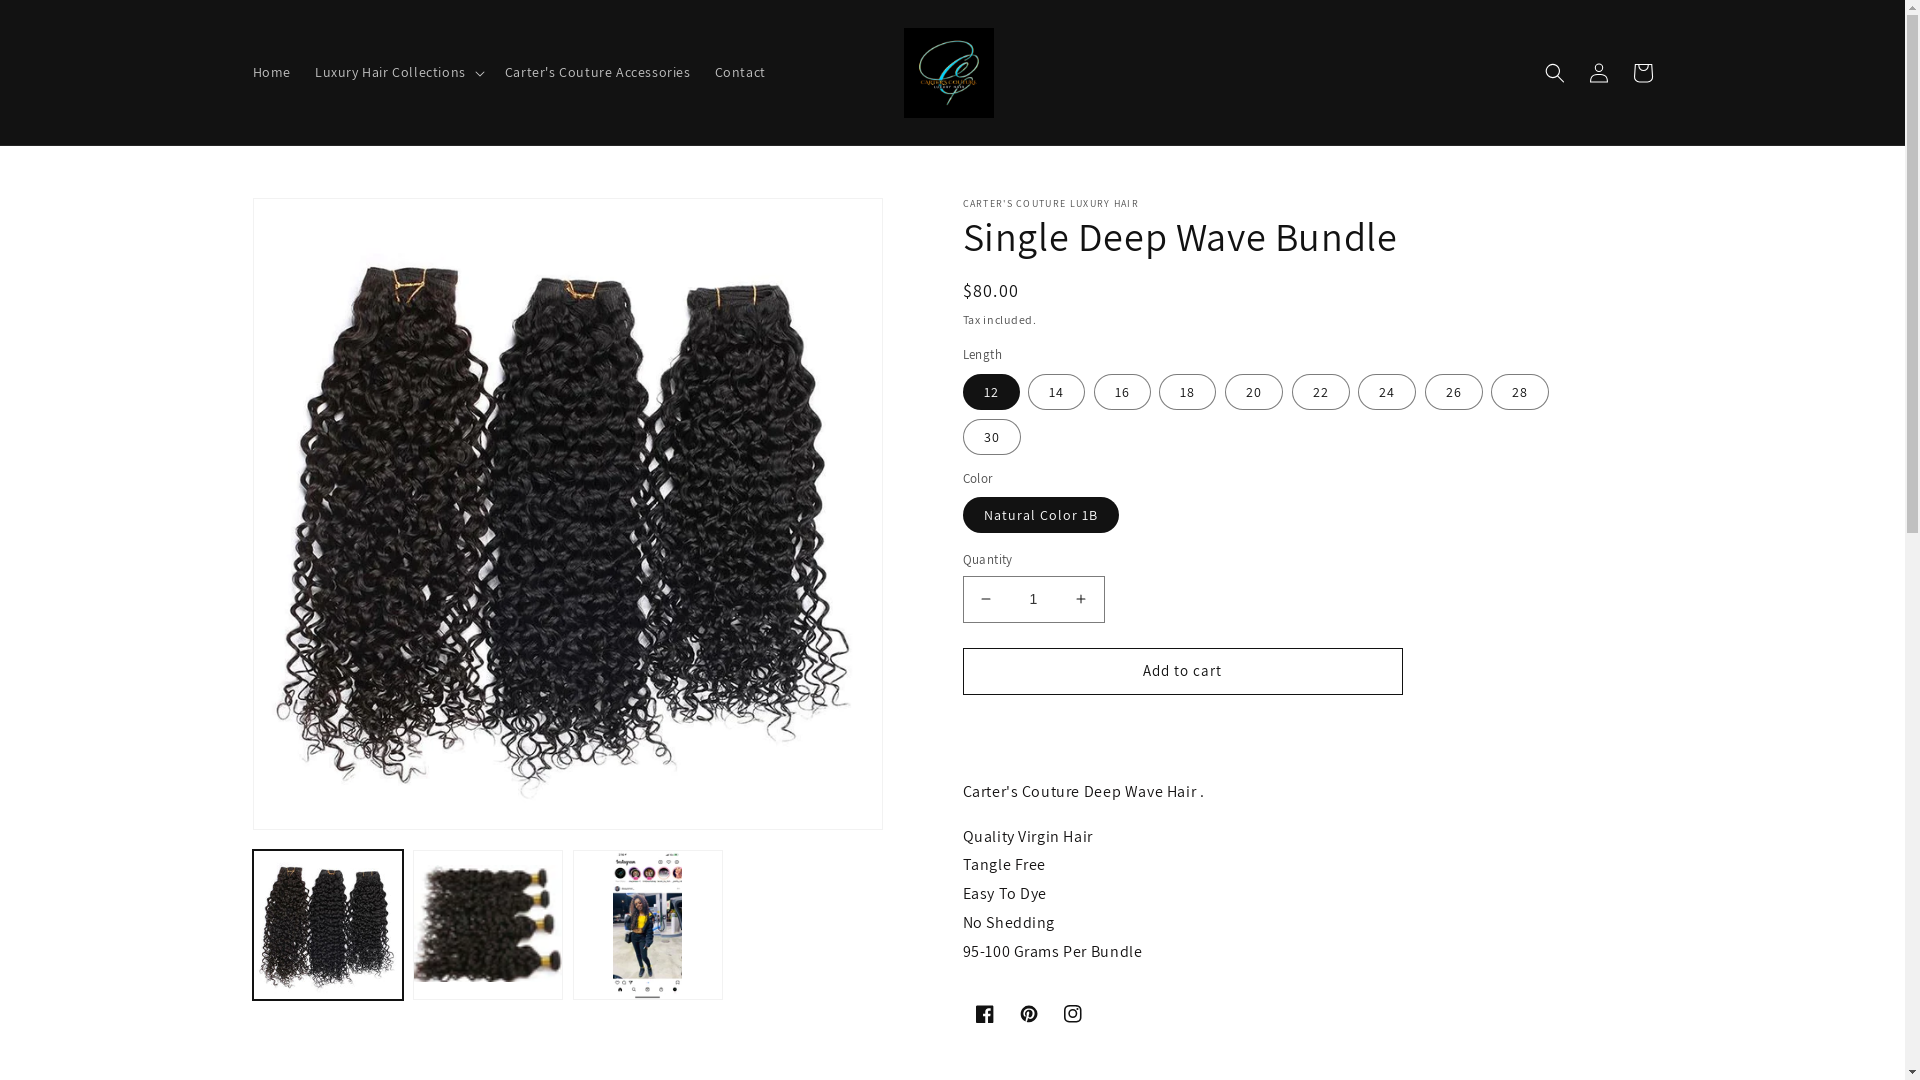 Image resolution: width=1920 pixels, height=1080 pixels. I want to click on 'Instagram', so click(1070, 1014).